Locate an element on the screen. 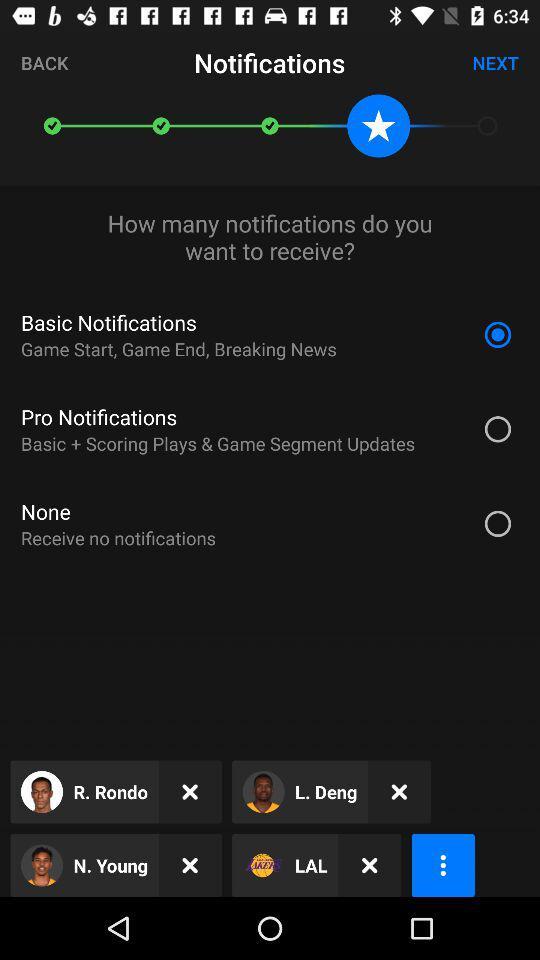 The height and width of the screenshot is (960, 540). the more icon is located at coordinates (443, 864).